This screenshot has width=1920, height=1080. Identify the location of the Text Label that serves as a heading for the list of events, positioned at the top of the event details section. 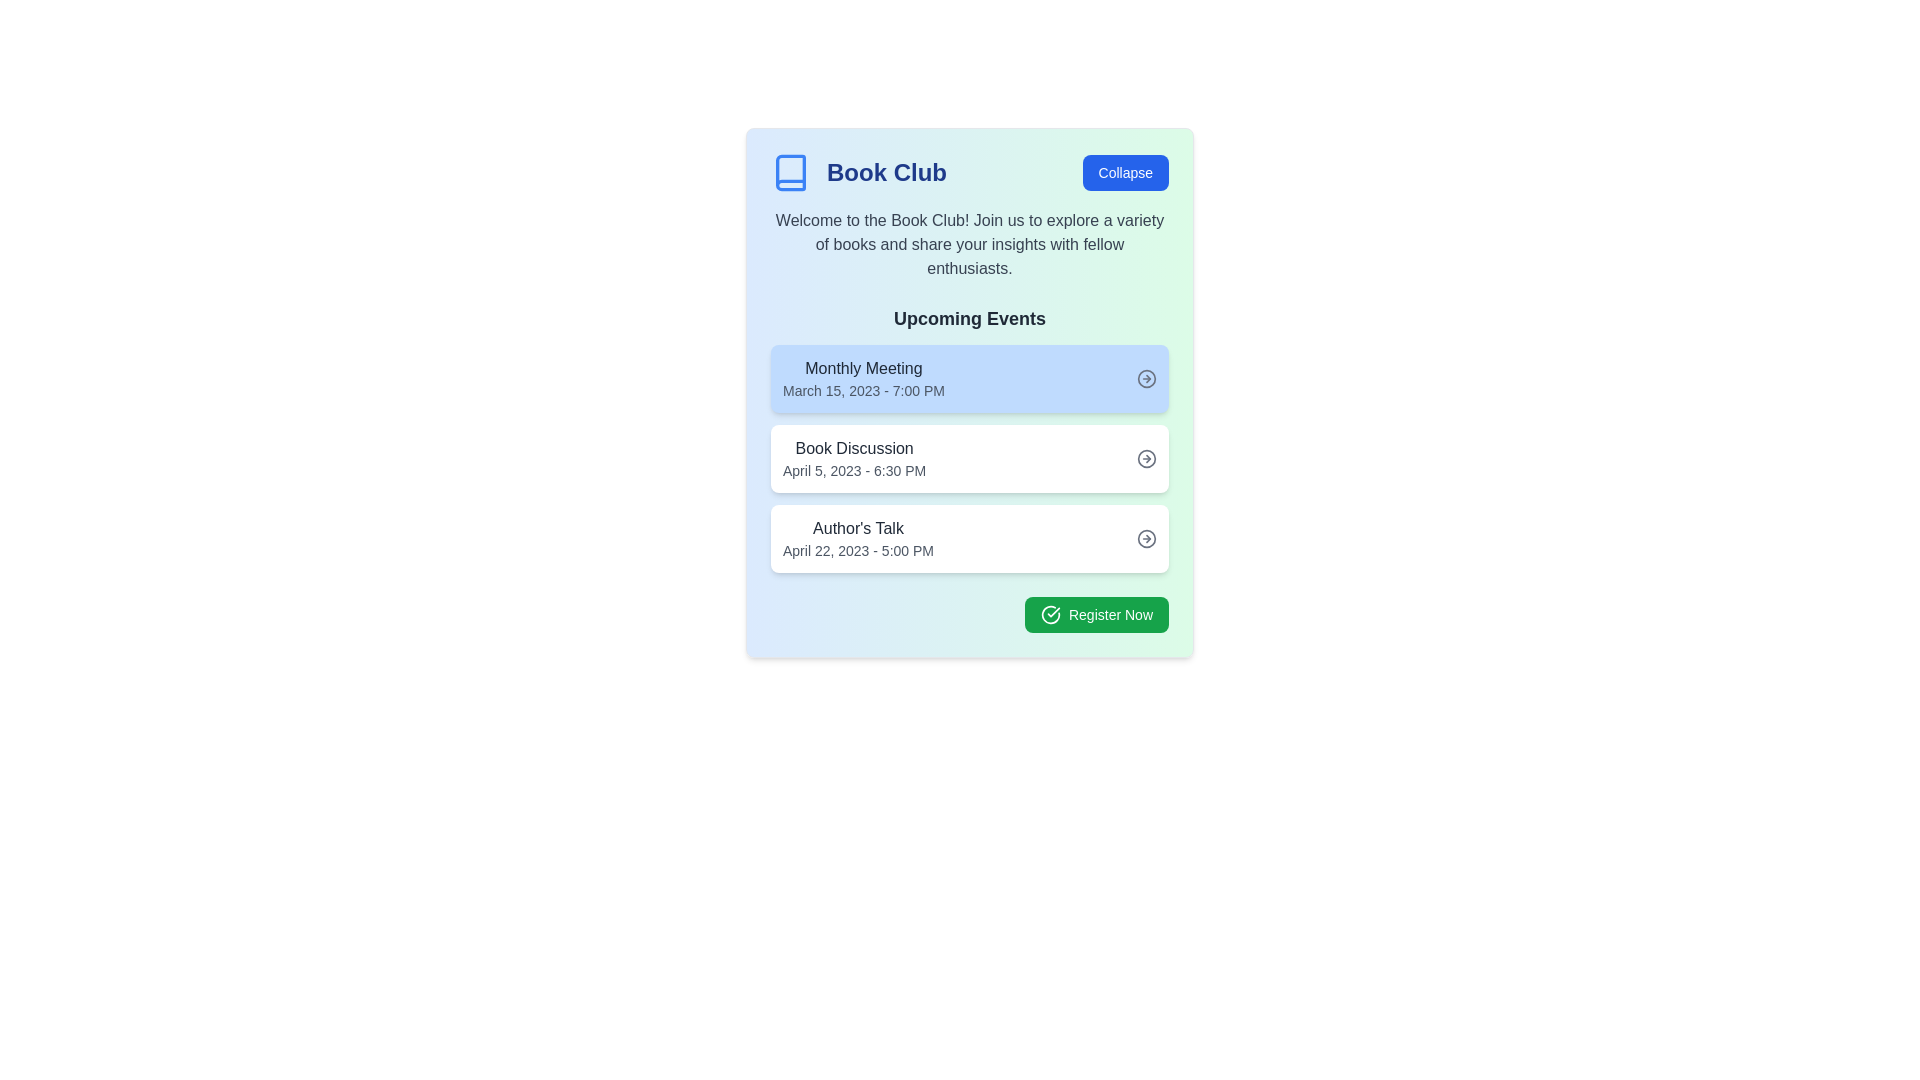
(969, 318).